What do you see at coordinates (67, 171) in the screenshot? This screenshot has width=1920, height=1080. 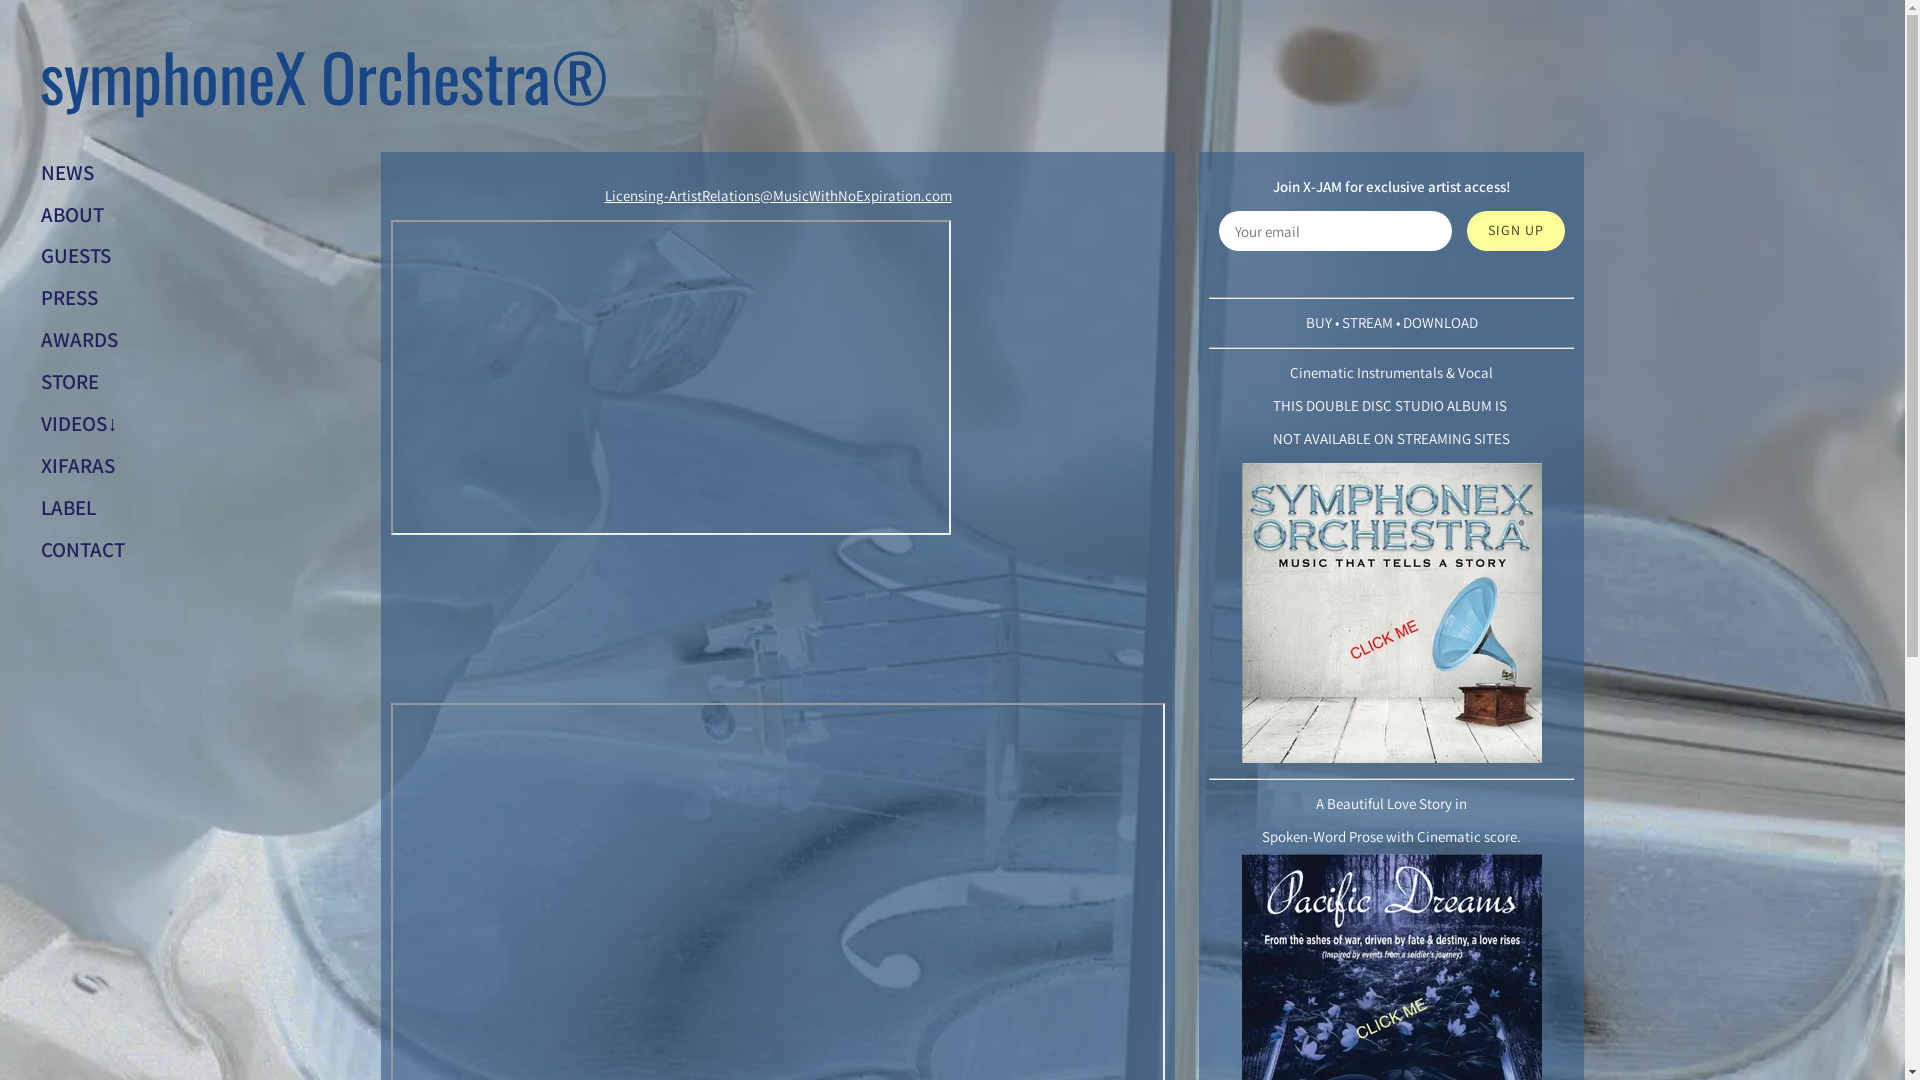 I see `'NEWS'` at bounding box center [67, 171].